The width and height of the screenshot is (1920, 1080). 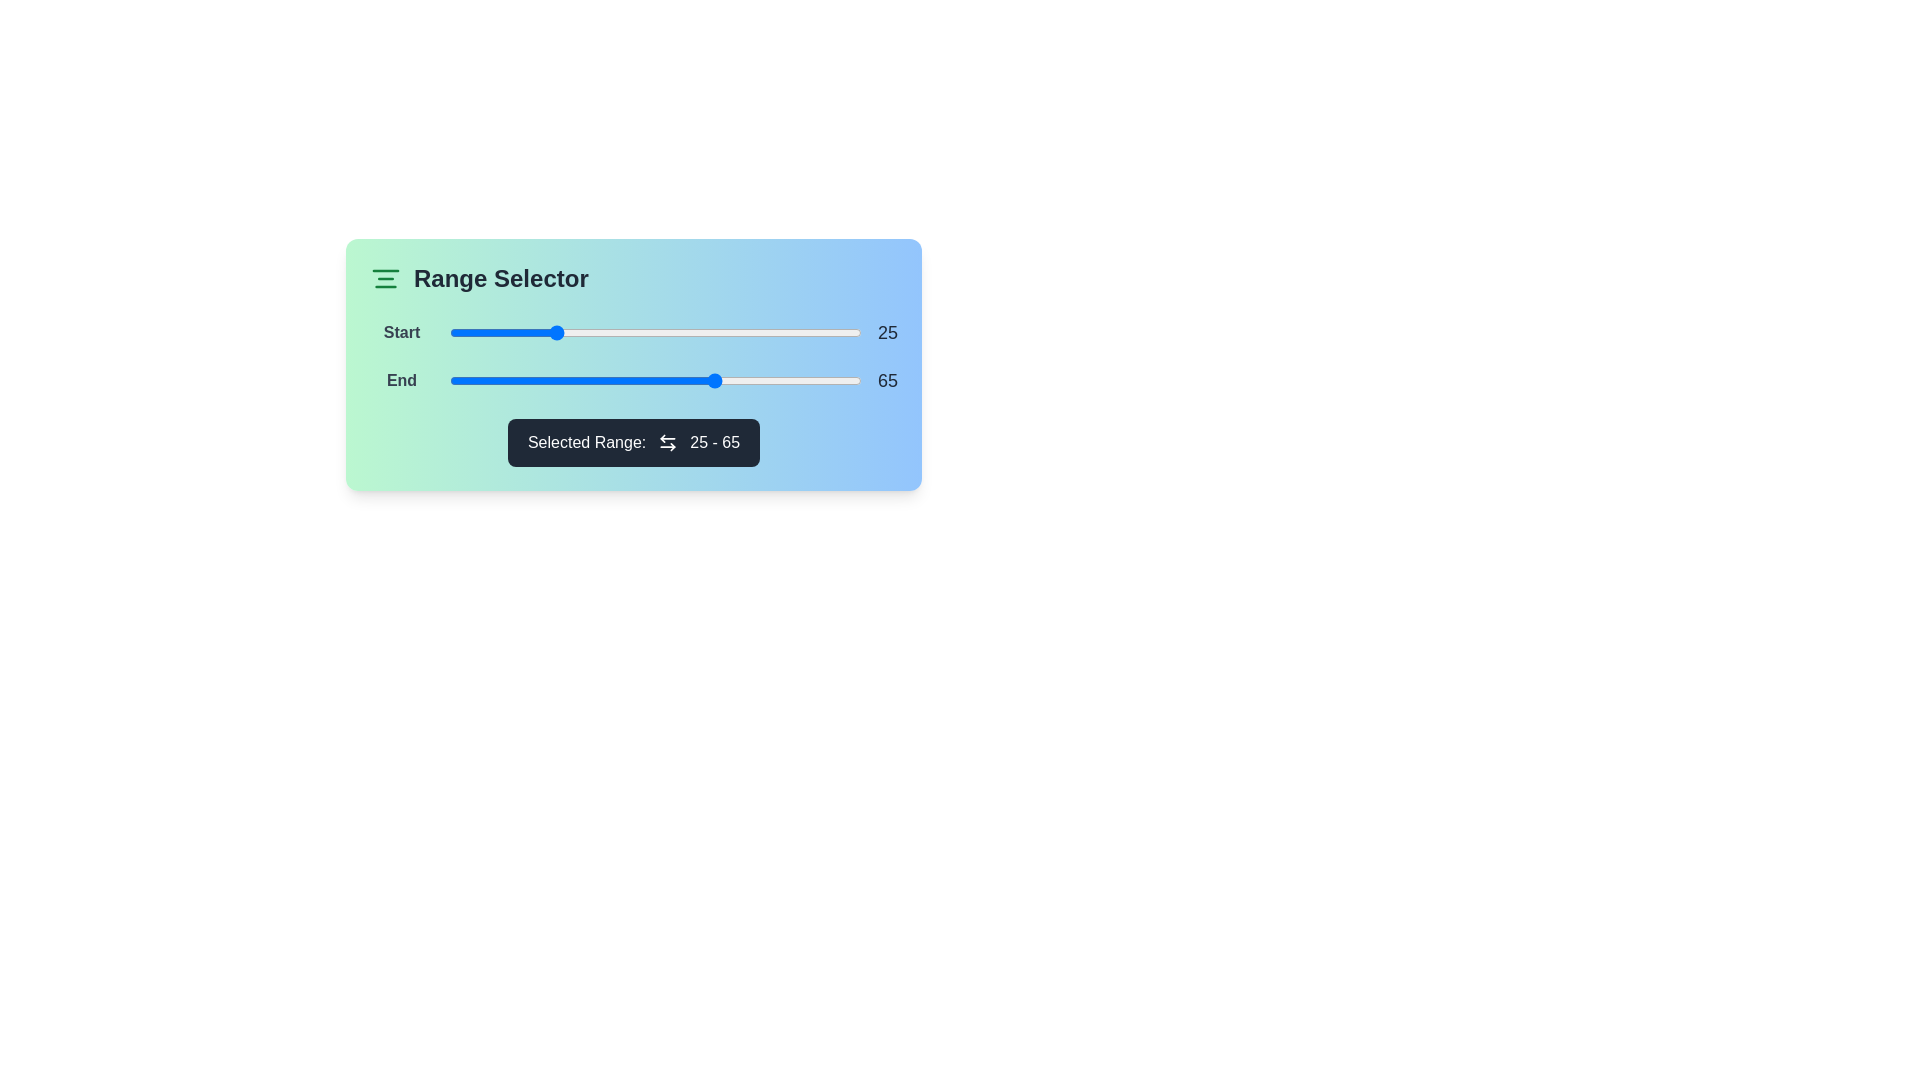 What do you see at coordinates (676, 331) in the screenshot?
I see `the start range slider to 55` at bounding box center [676, 331].